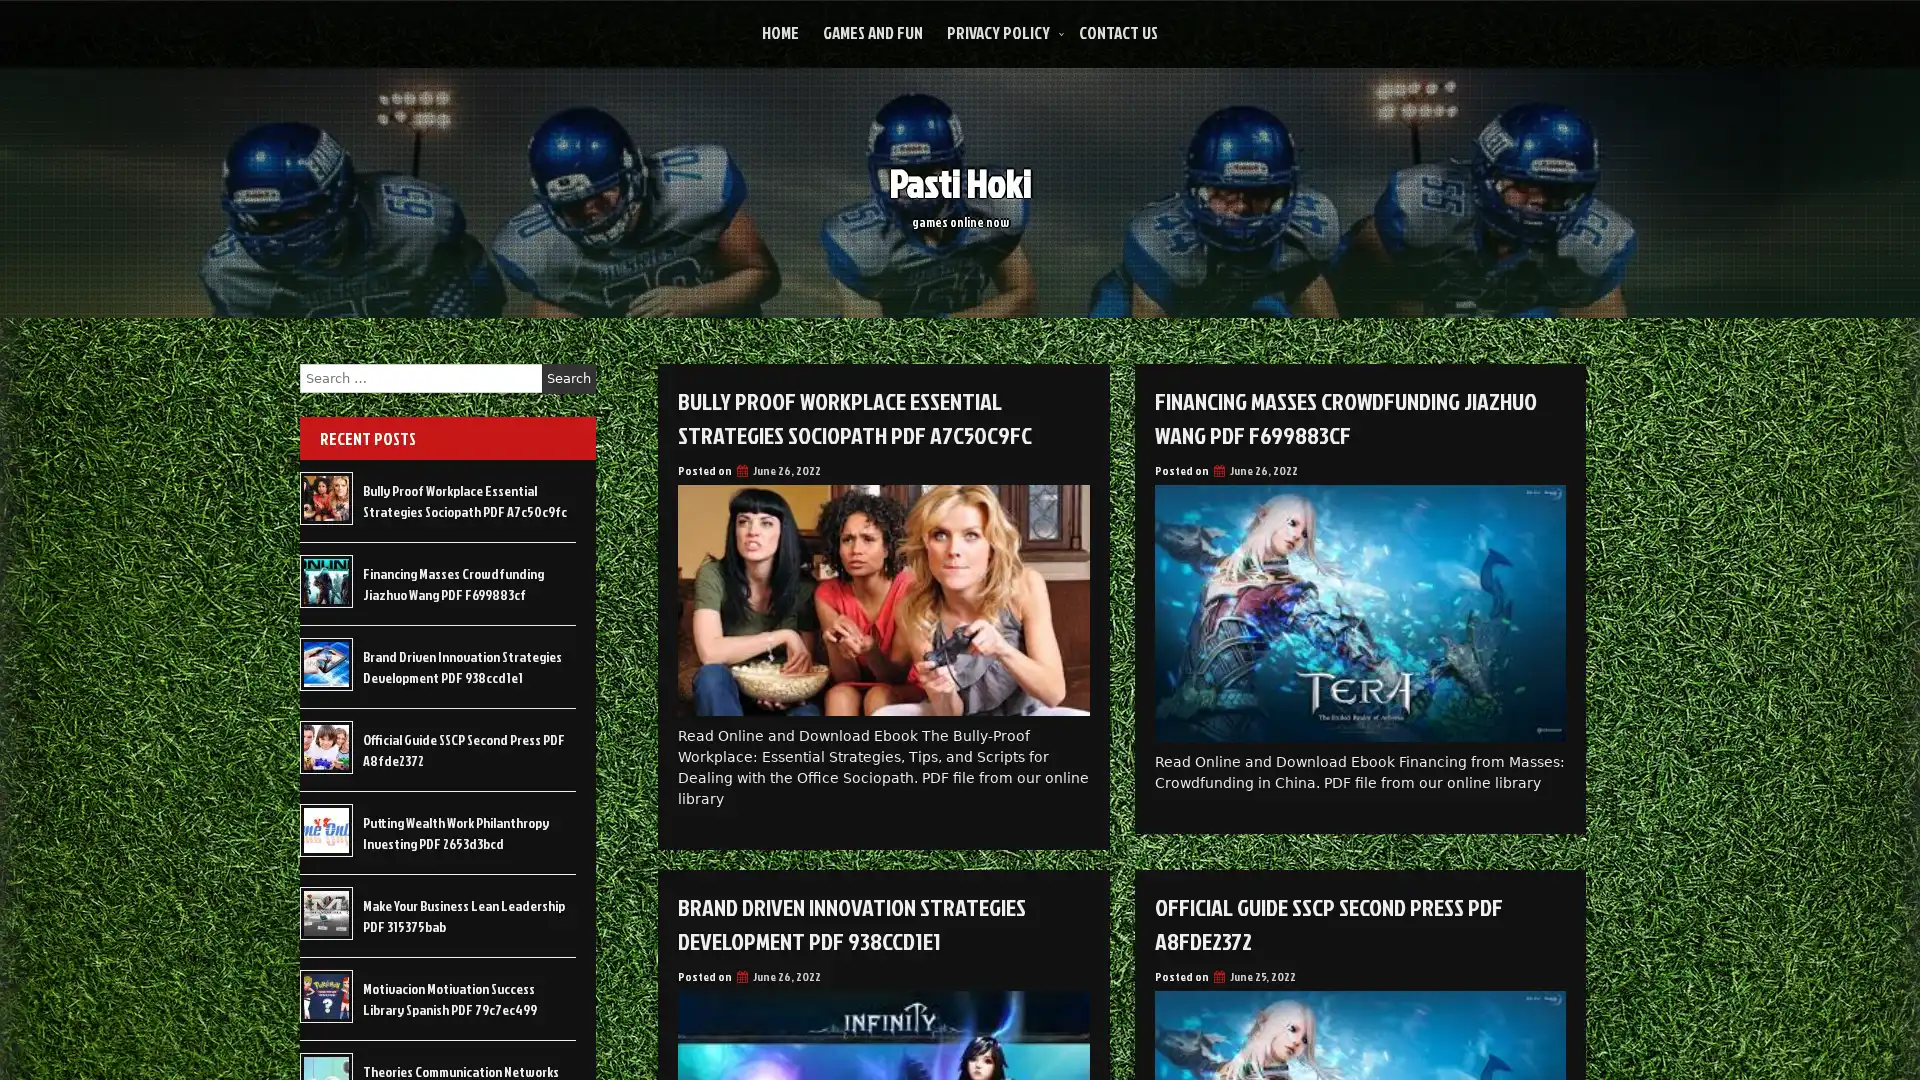  What do you see at coordinates (568, 378) in the screenshot?
I see `Search` at bounding box center [568, 378].